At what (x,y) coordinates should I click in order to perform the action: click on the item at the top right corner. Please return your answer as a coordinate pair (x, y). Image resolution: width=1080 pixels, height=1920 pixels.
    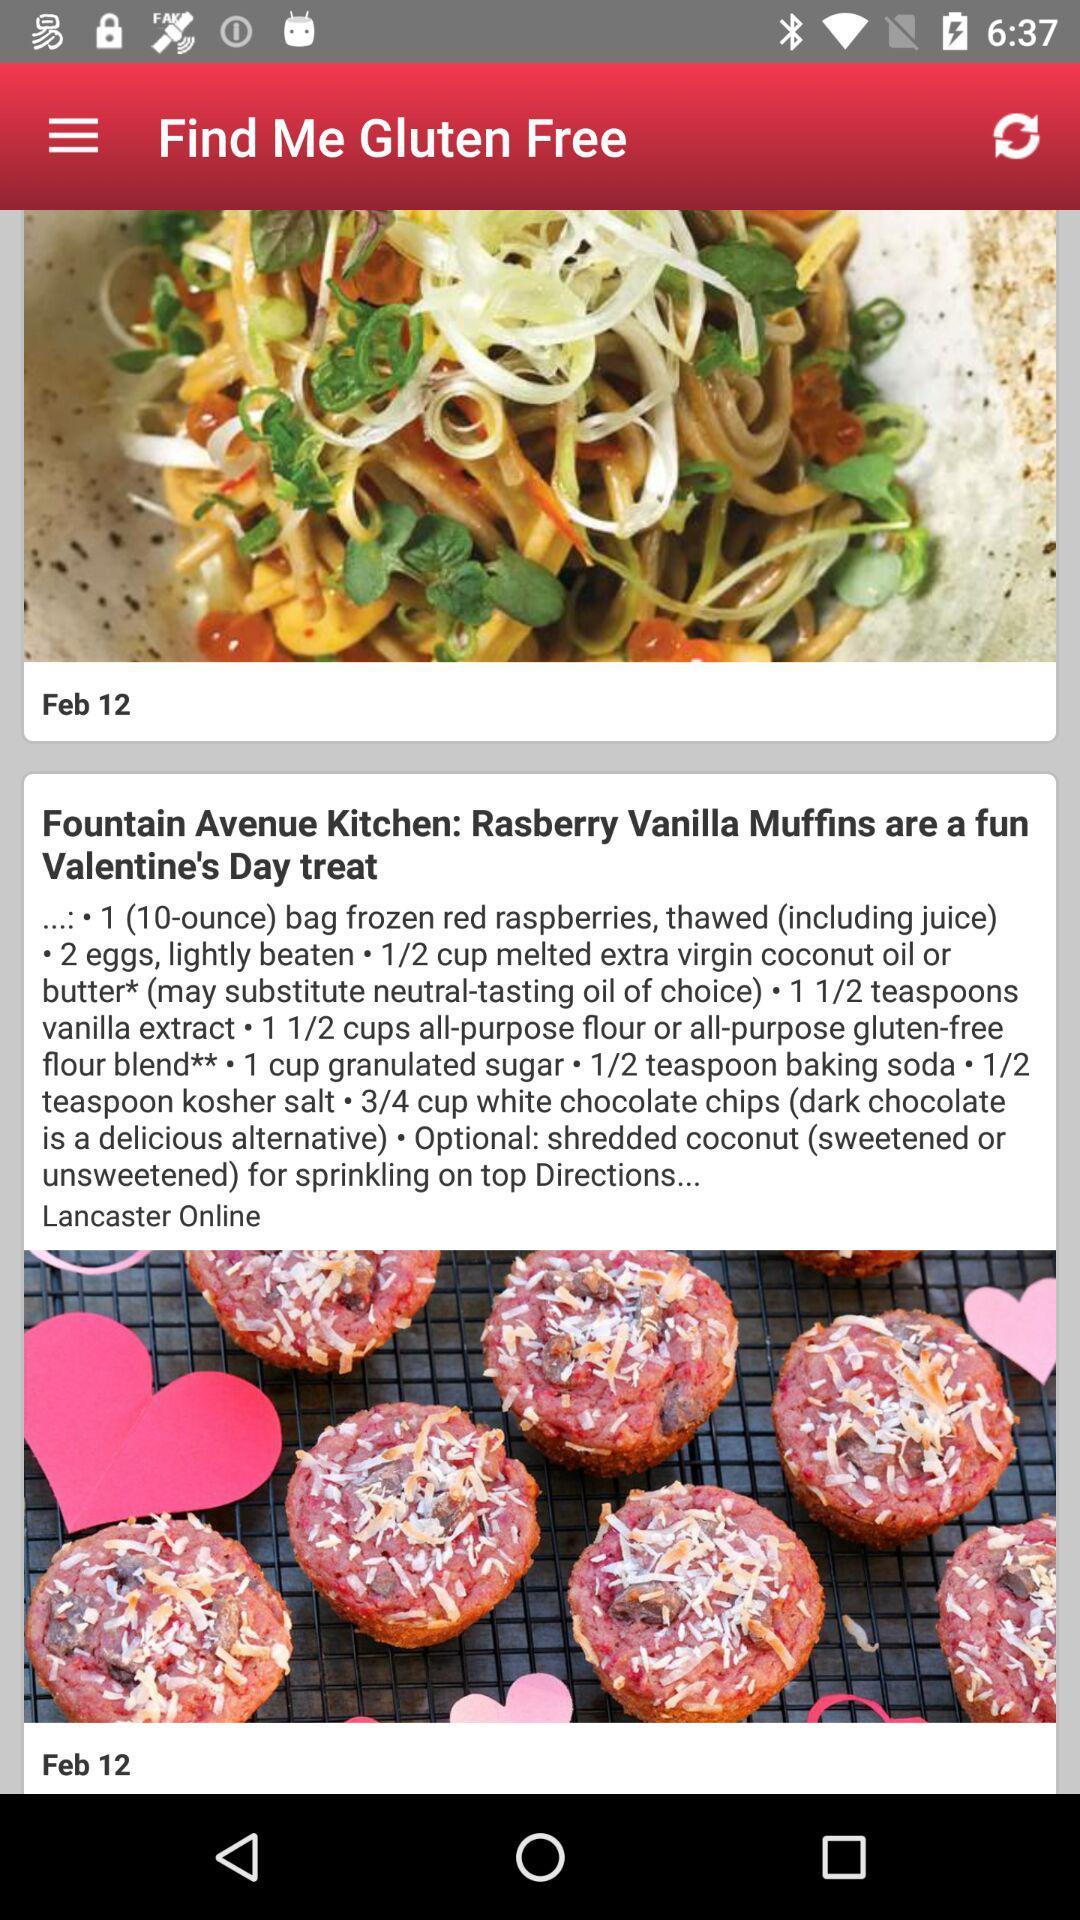
    Looking at the image, I should click on (1017, 135).